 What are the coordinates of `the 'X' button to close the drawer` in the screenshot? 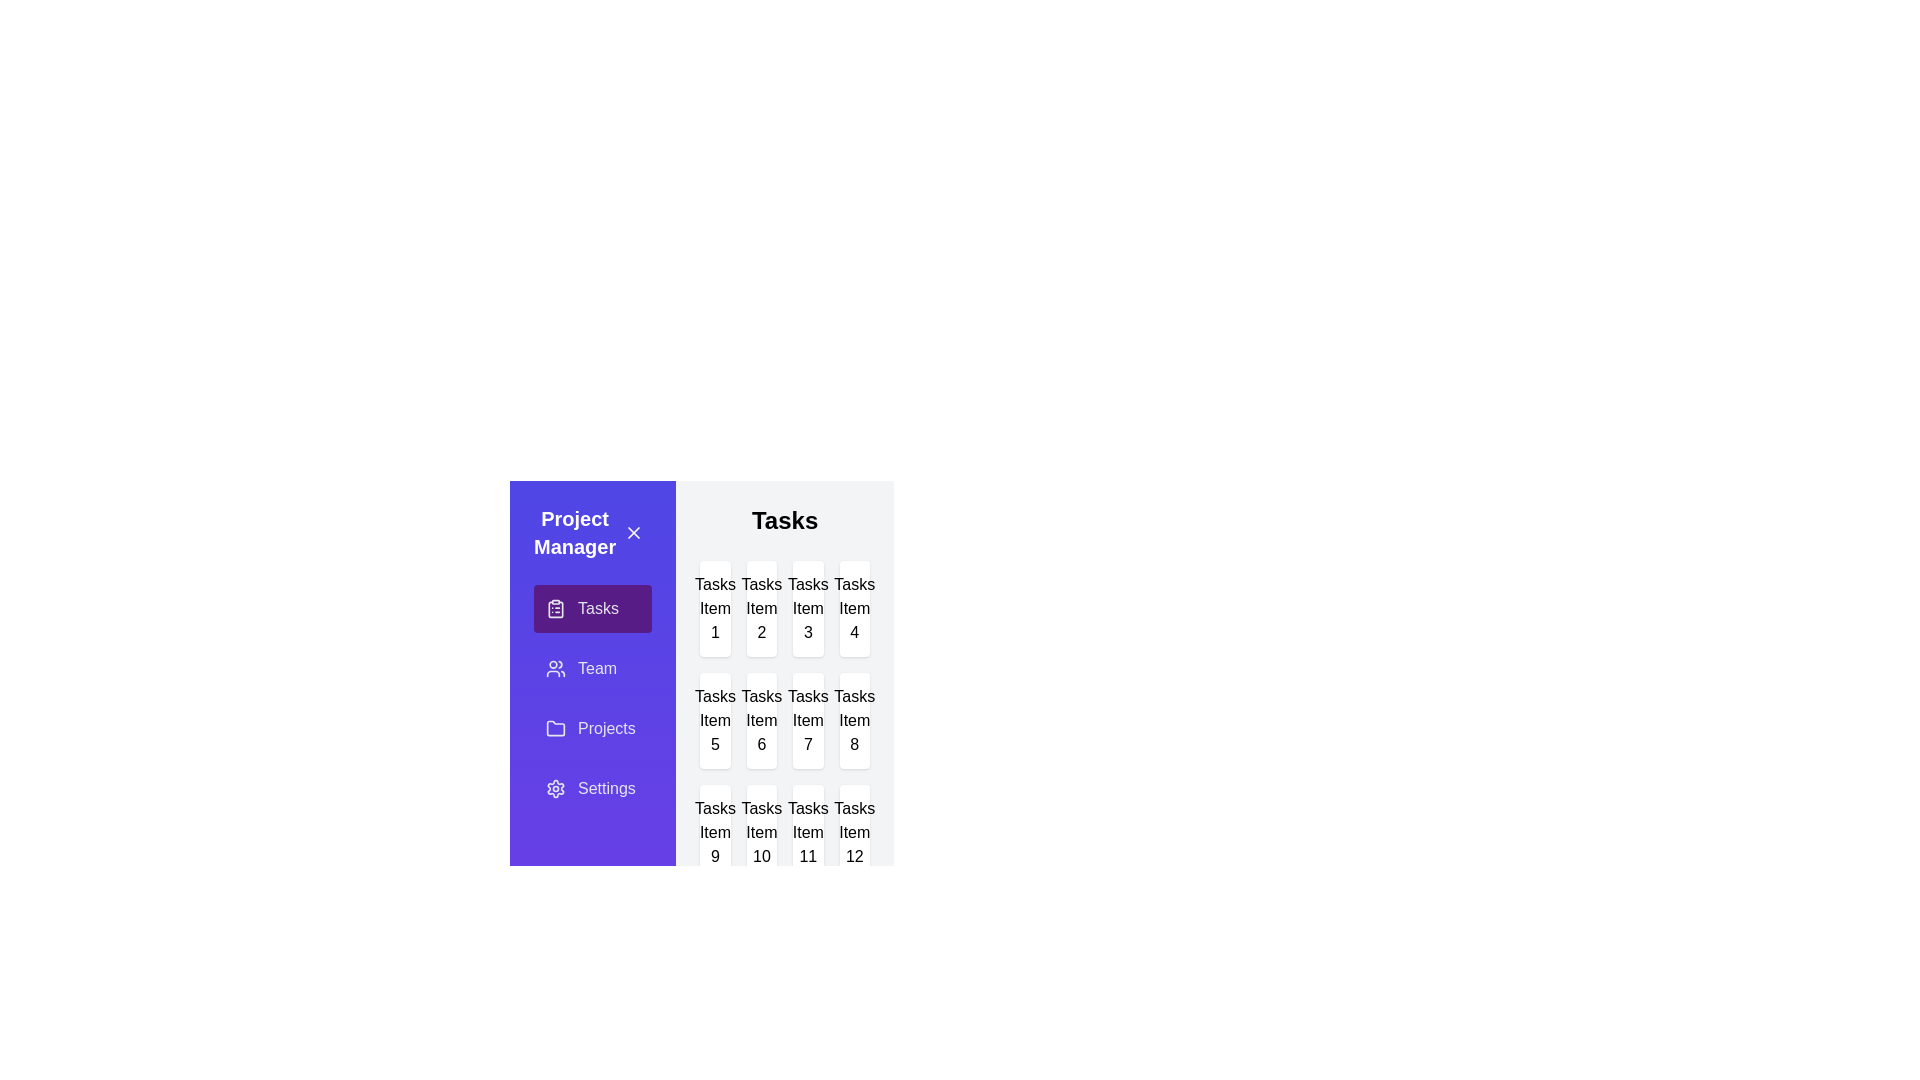 It's located at (633, 531).